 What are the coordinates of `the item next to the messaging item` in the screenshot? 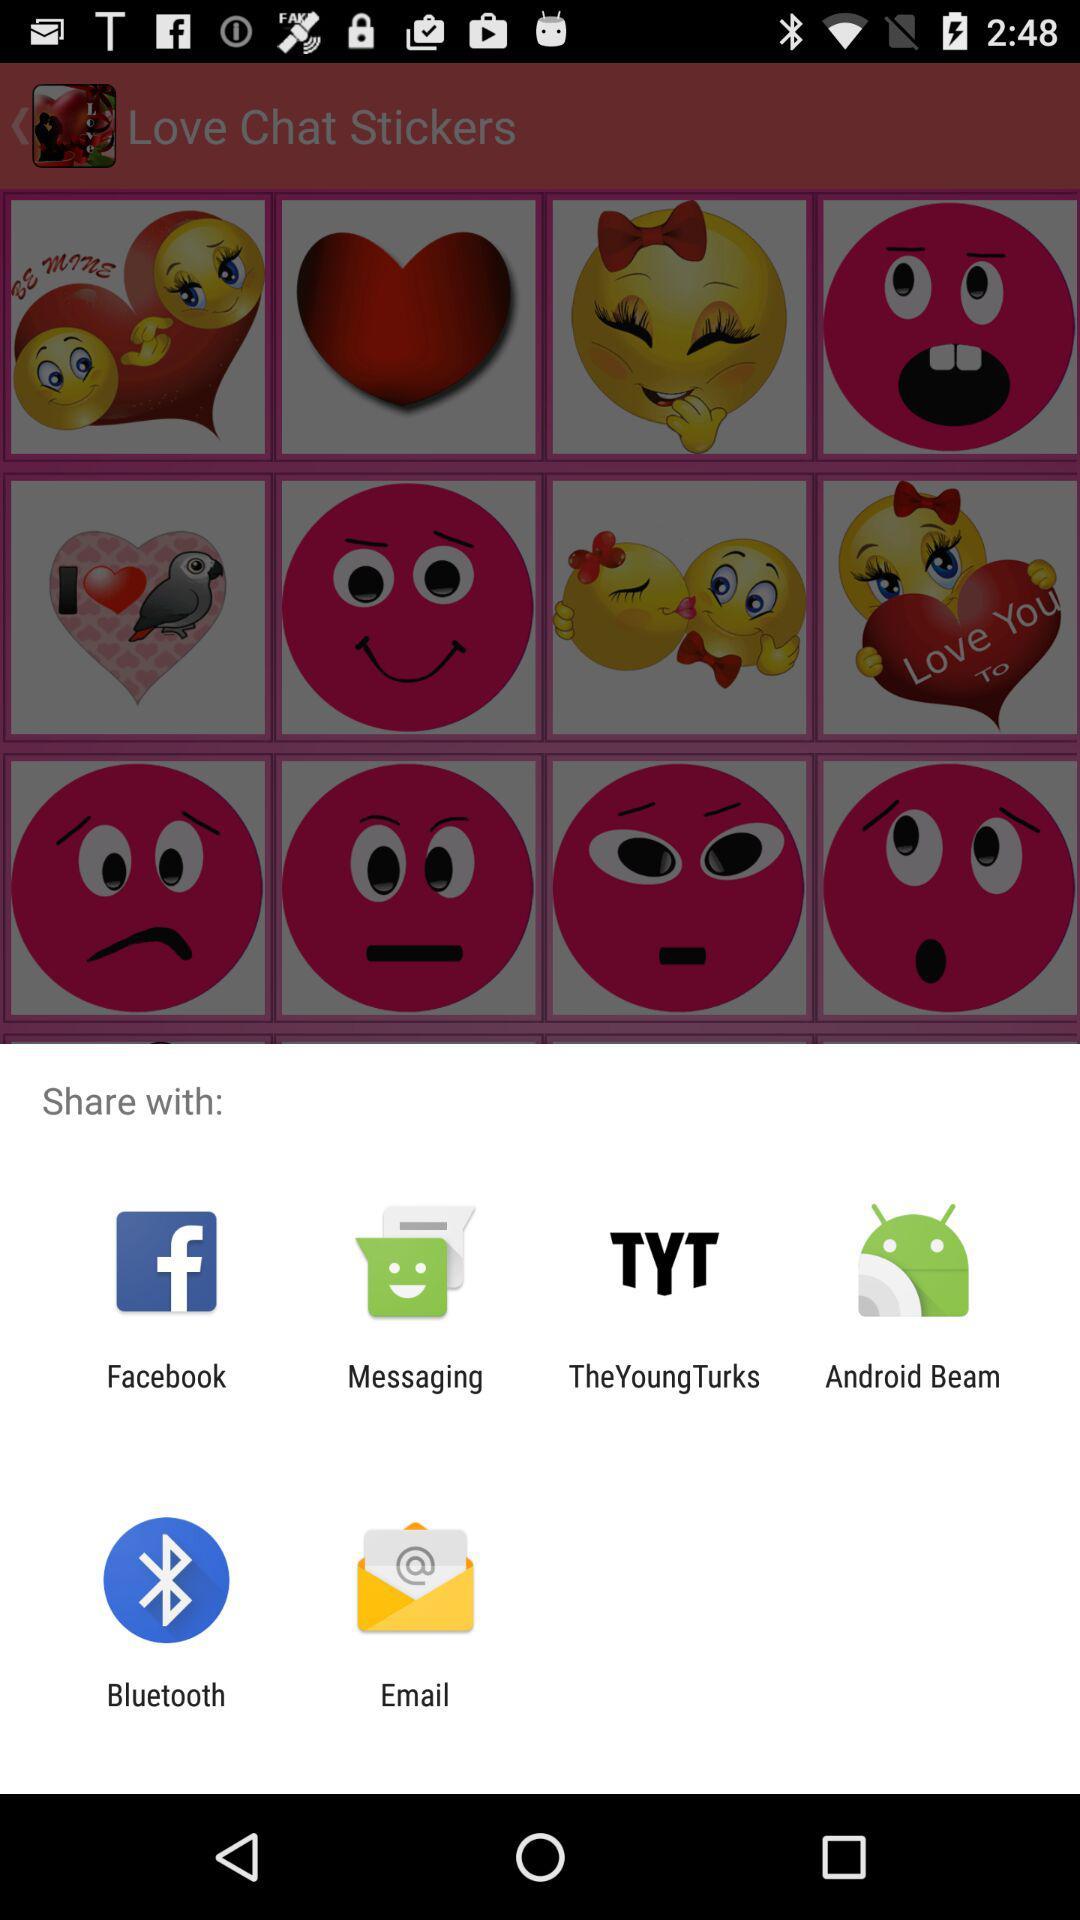 It's located at (664, 1392).